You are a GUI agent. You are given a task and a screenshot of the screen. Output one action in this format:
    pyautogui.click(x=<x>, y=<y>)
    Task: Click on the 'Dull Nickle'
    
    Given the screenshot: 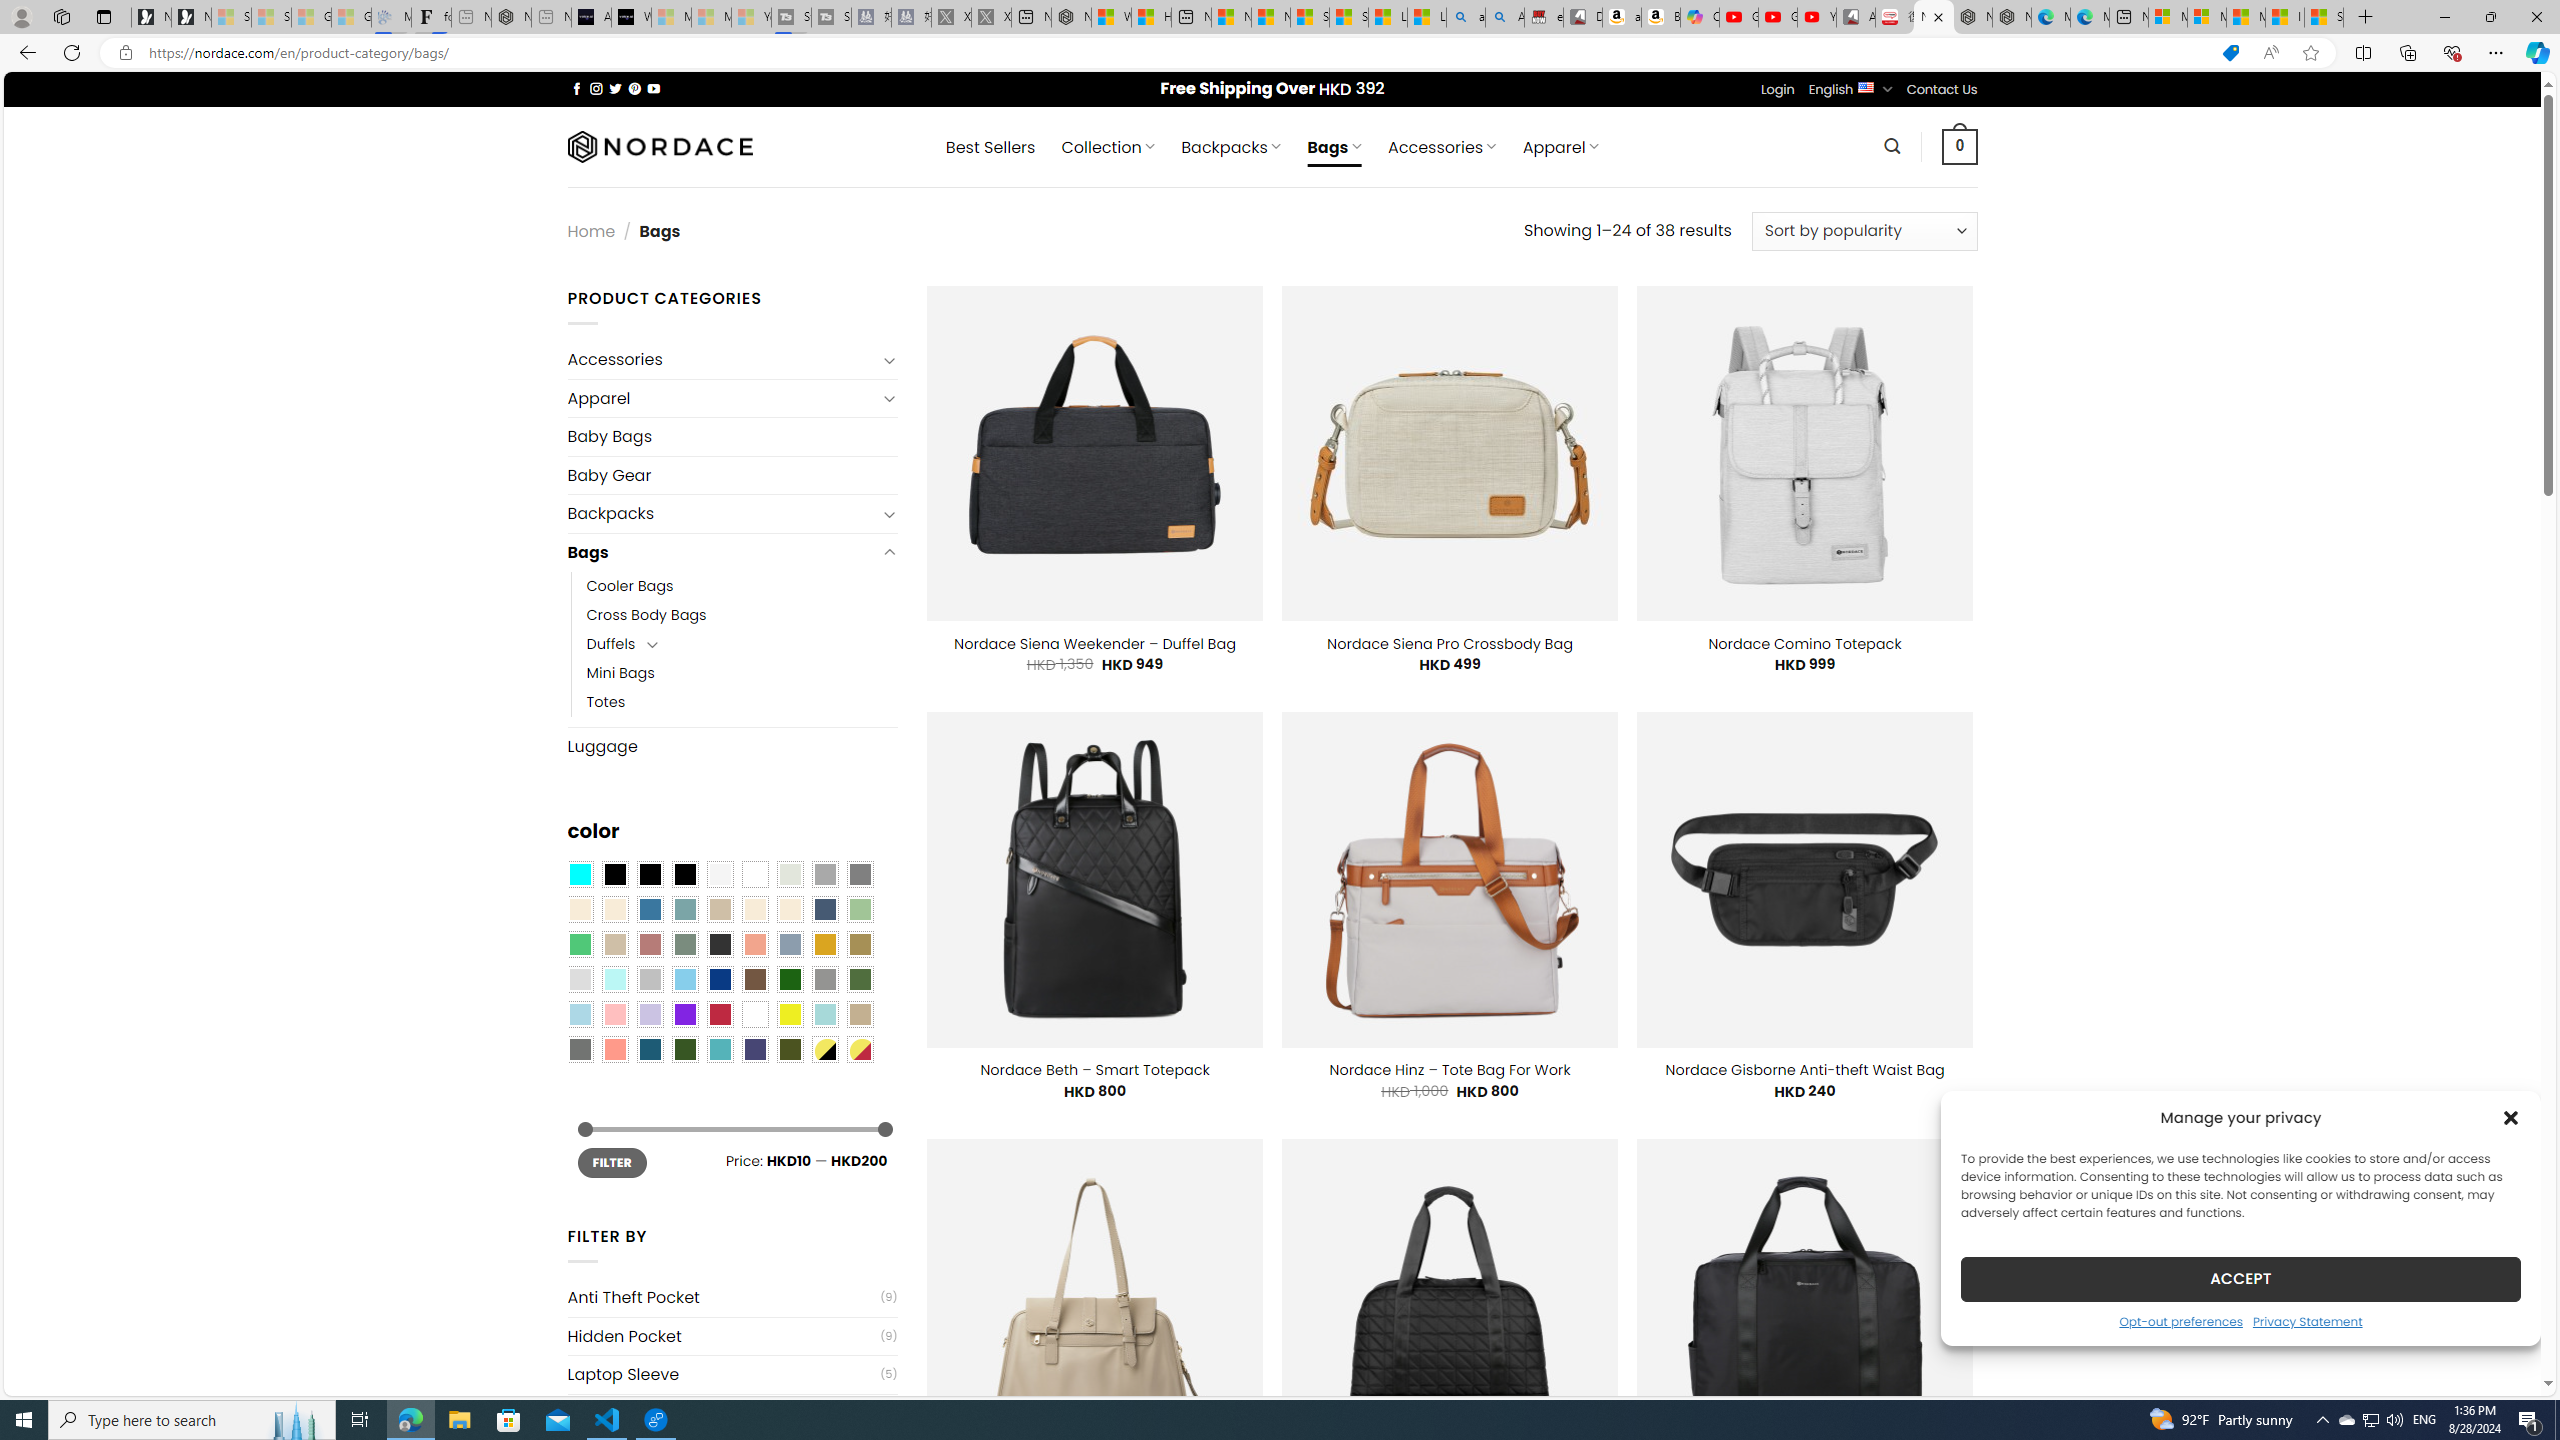 What is the action you would take?
    pyautogui.click(x=578, y=1049)
    